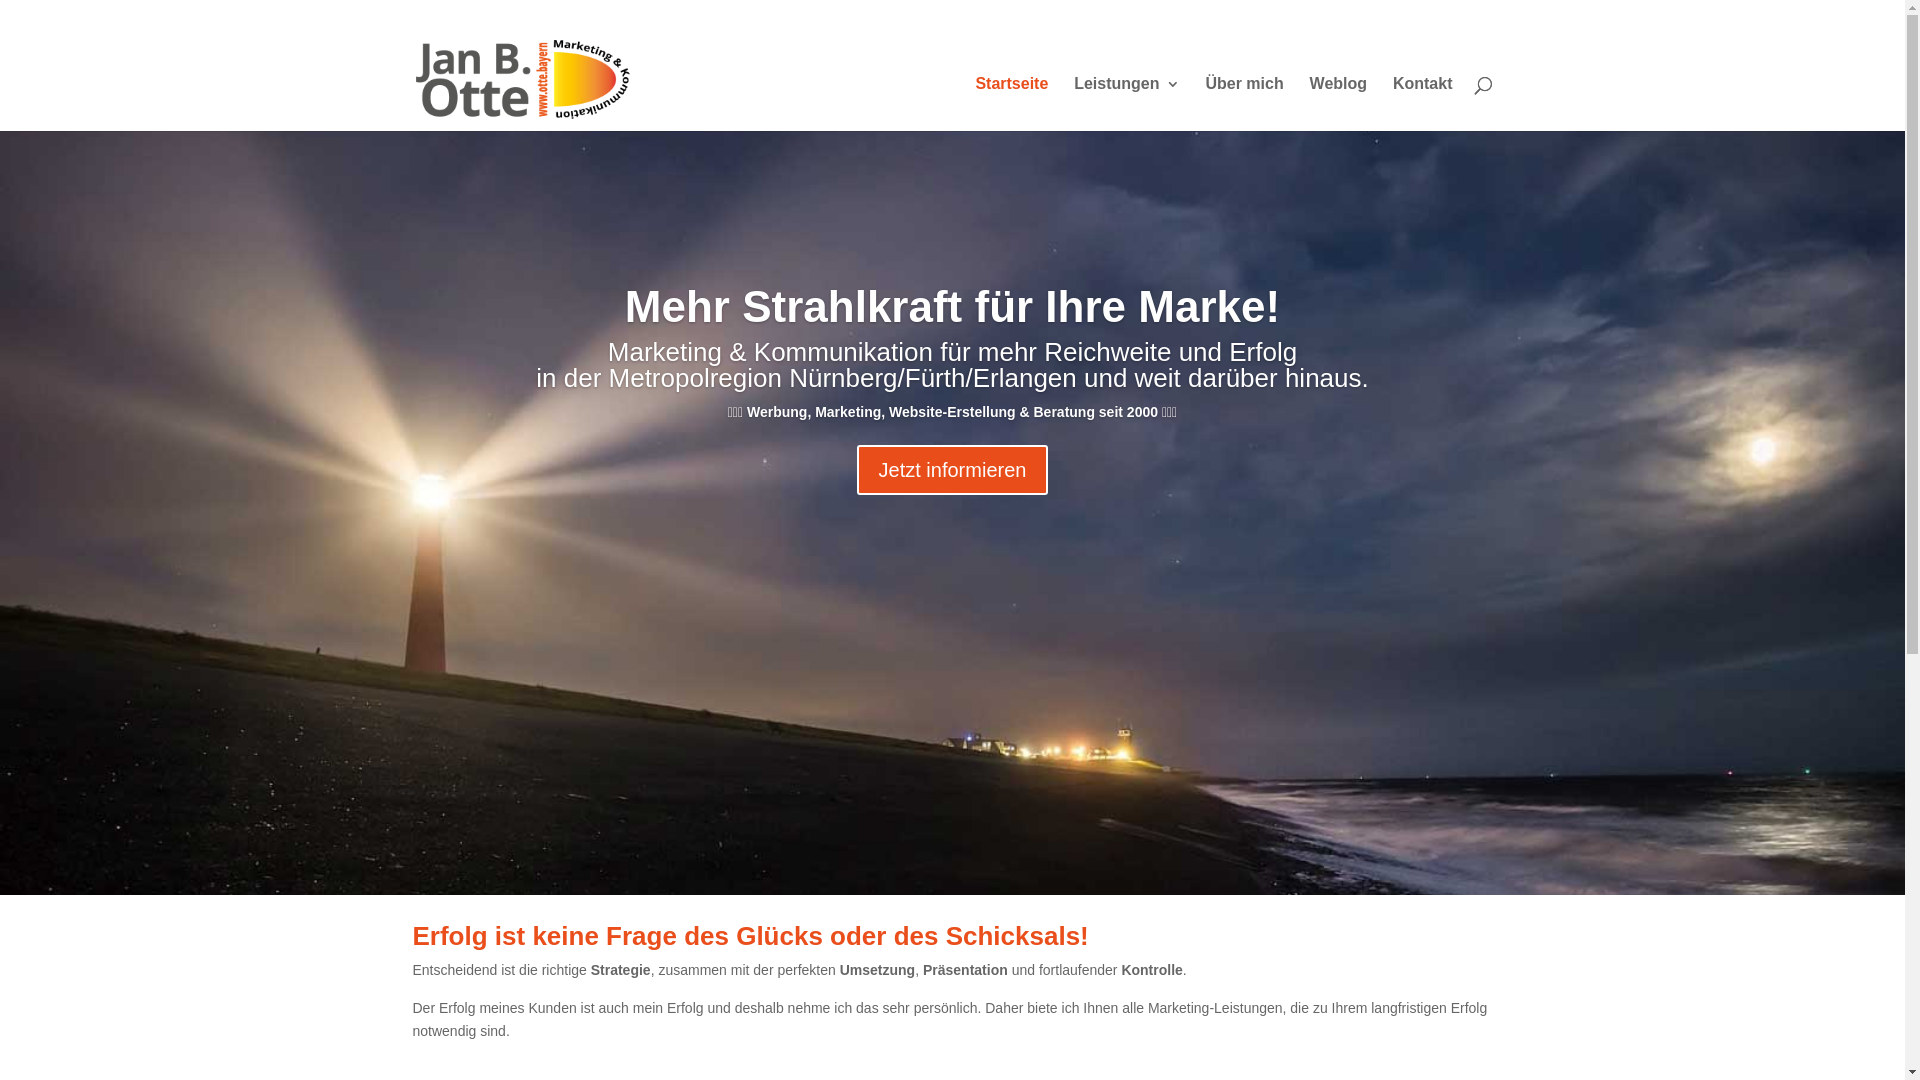 This screenshot has width=1920, height=1080. What do you see at coordinates (1126, 104) in the screenshot?
I see `'Leistungen'` at bounding box center [1126, 104].